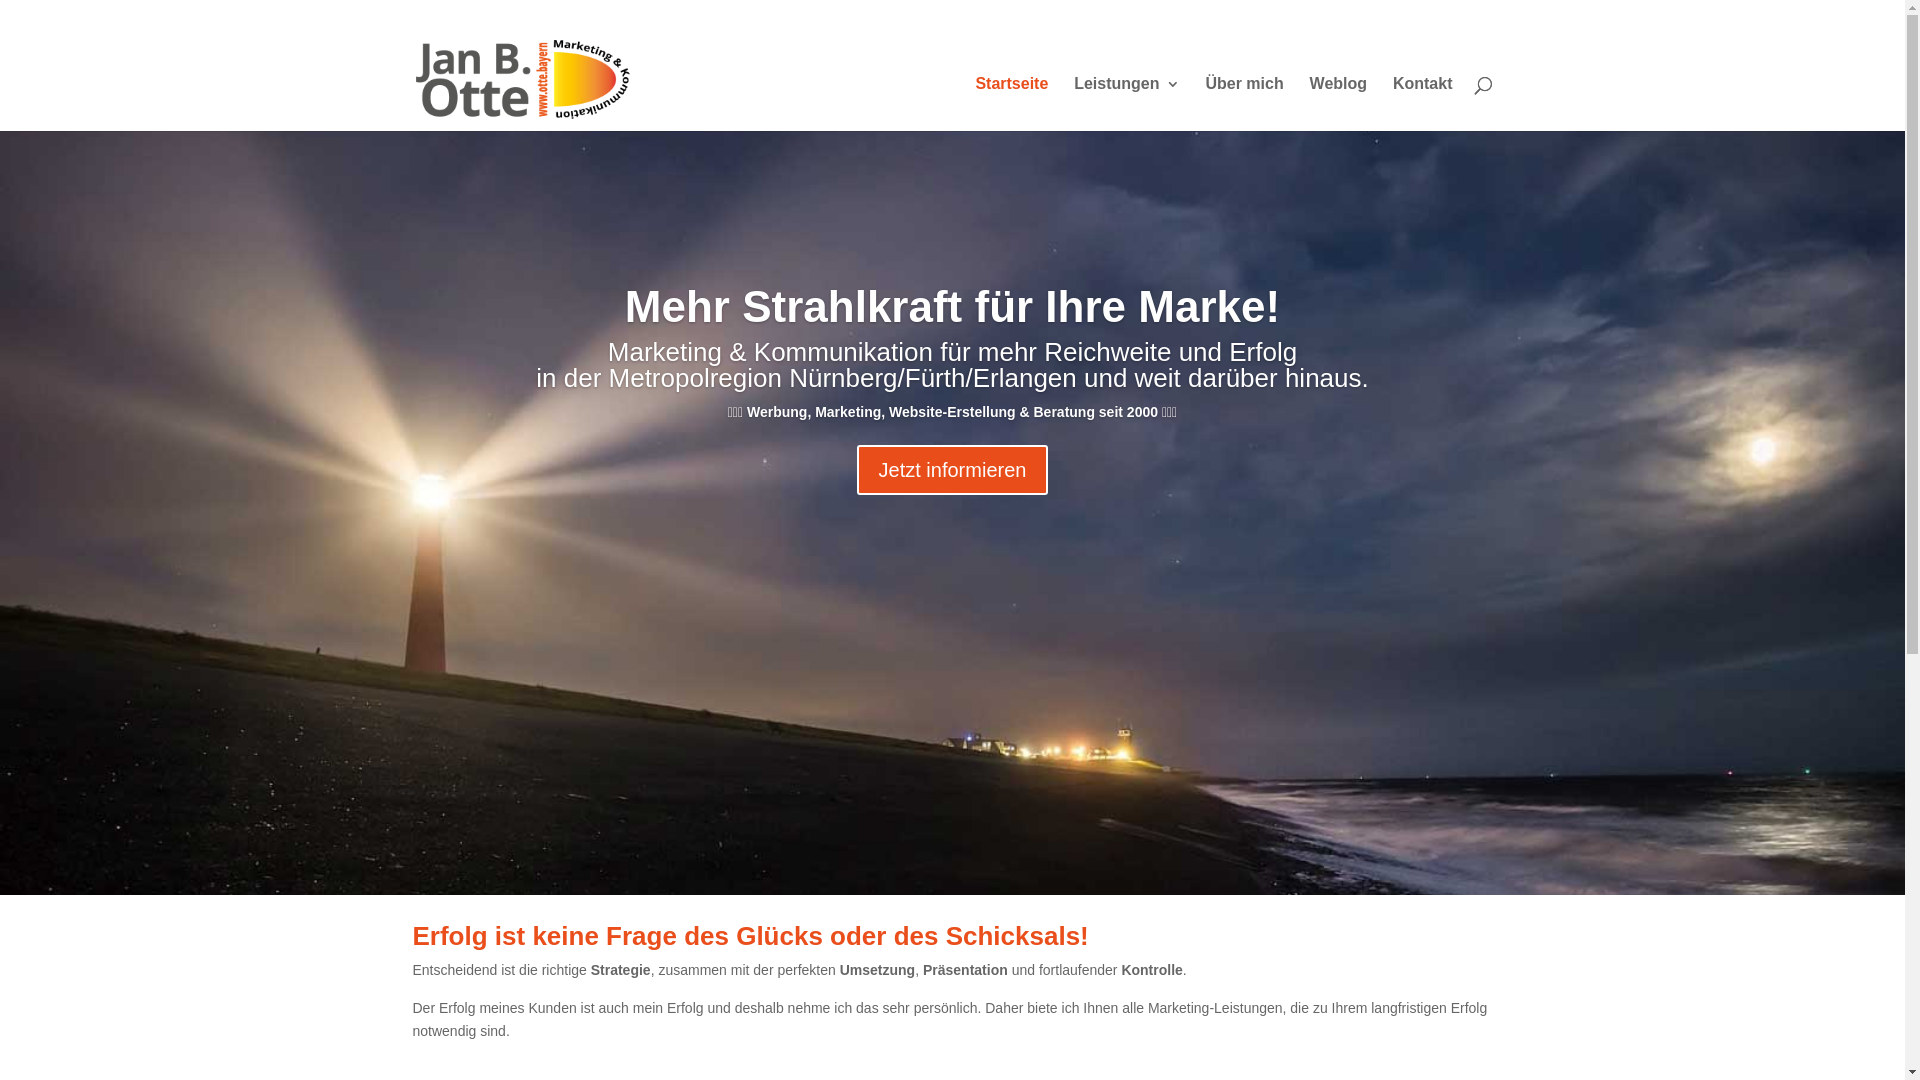 This screenshot has width=1920, height=1080. What do you see at coordinates (1126, 104) in the screenshot?
I see `'Leistungen'` at bounding box center [1126, 104].